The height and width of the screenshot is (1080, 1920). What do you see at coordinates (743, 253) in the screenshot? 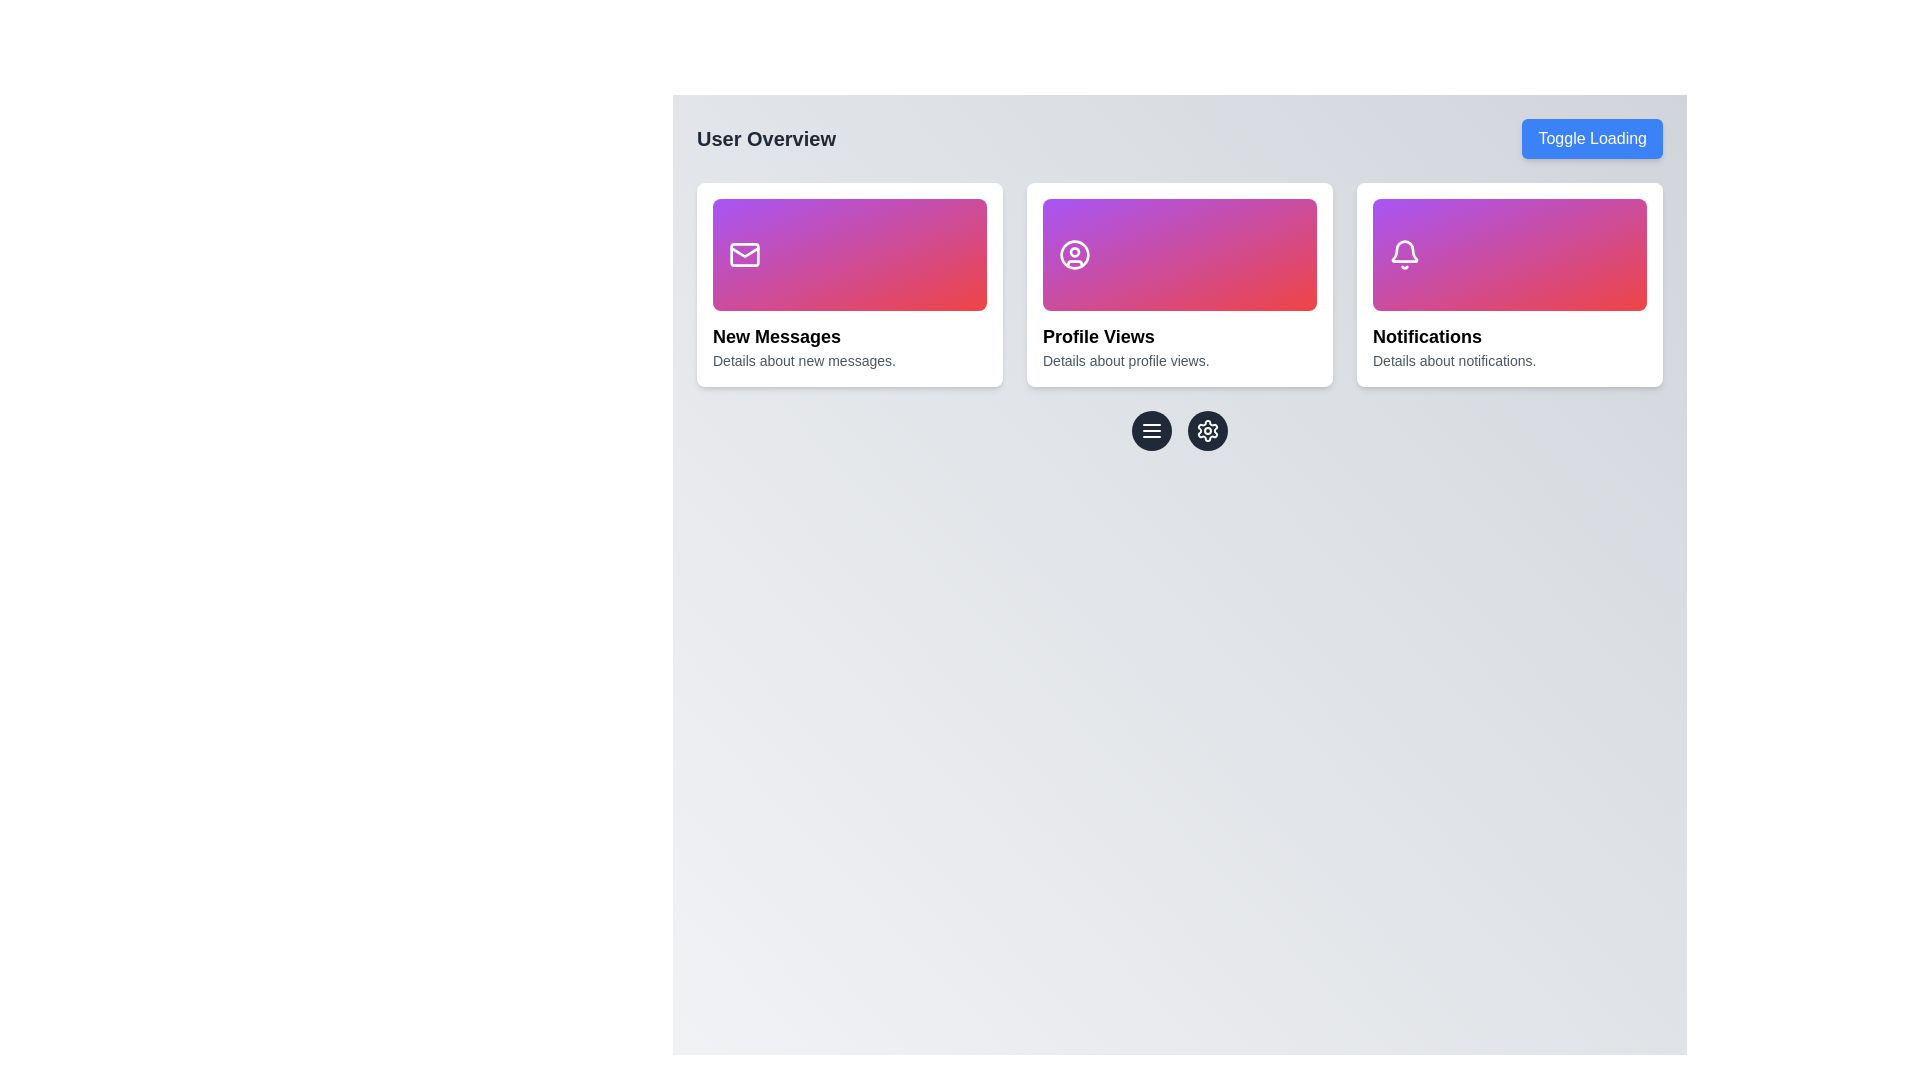
I see `the Icon-like rectangle located in the upper-left card of the interface` at bounding box center [743, 253].